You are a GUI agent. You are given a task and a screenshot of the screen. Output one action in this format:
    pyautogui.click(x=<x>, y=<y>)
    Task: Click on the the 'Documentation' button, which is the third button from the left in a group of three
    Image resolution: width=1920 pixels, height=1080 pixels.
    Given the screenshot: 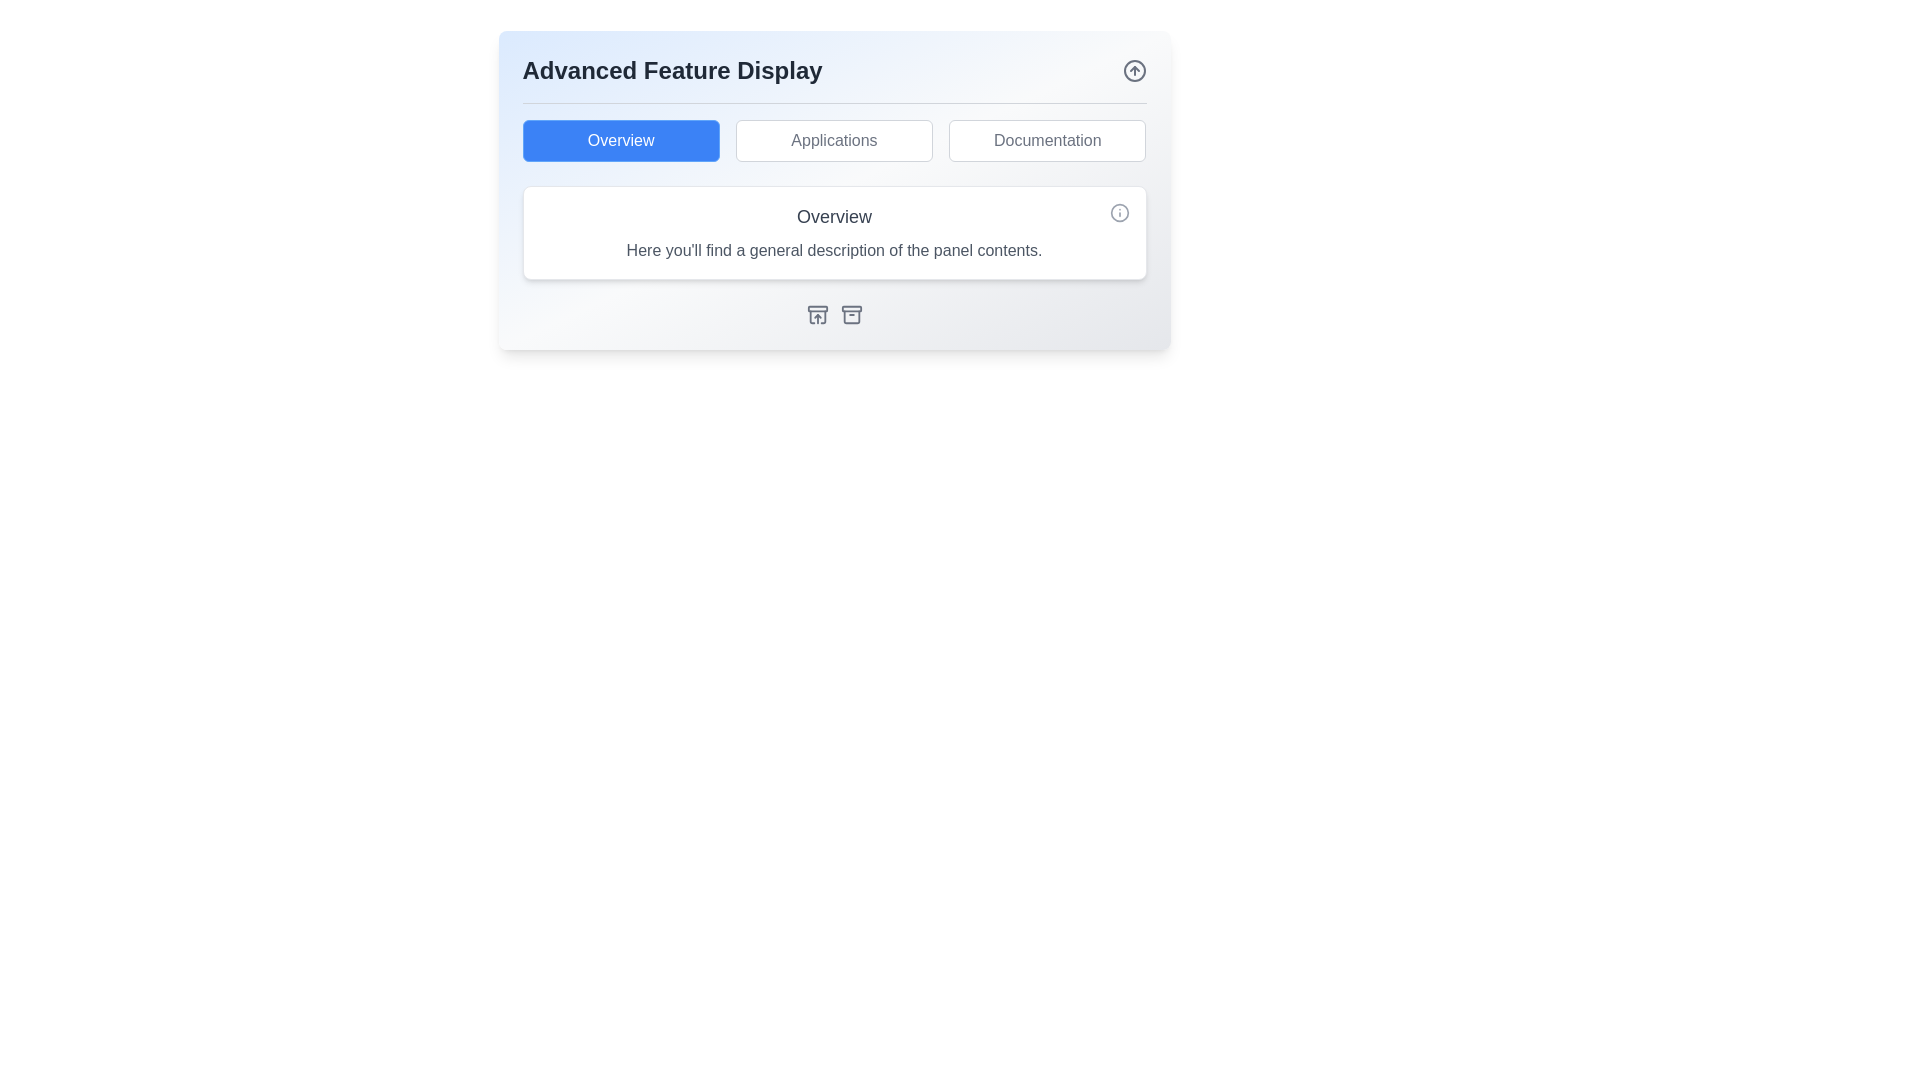 What is the action you would take?
    pyautogui.click(x=1046, y=140)
    